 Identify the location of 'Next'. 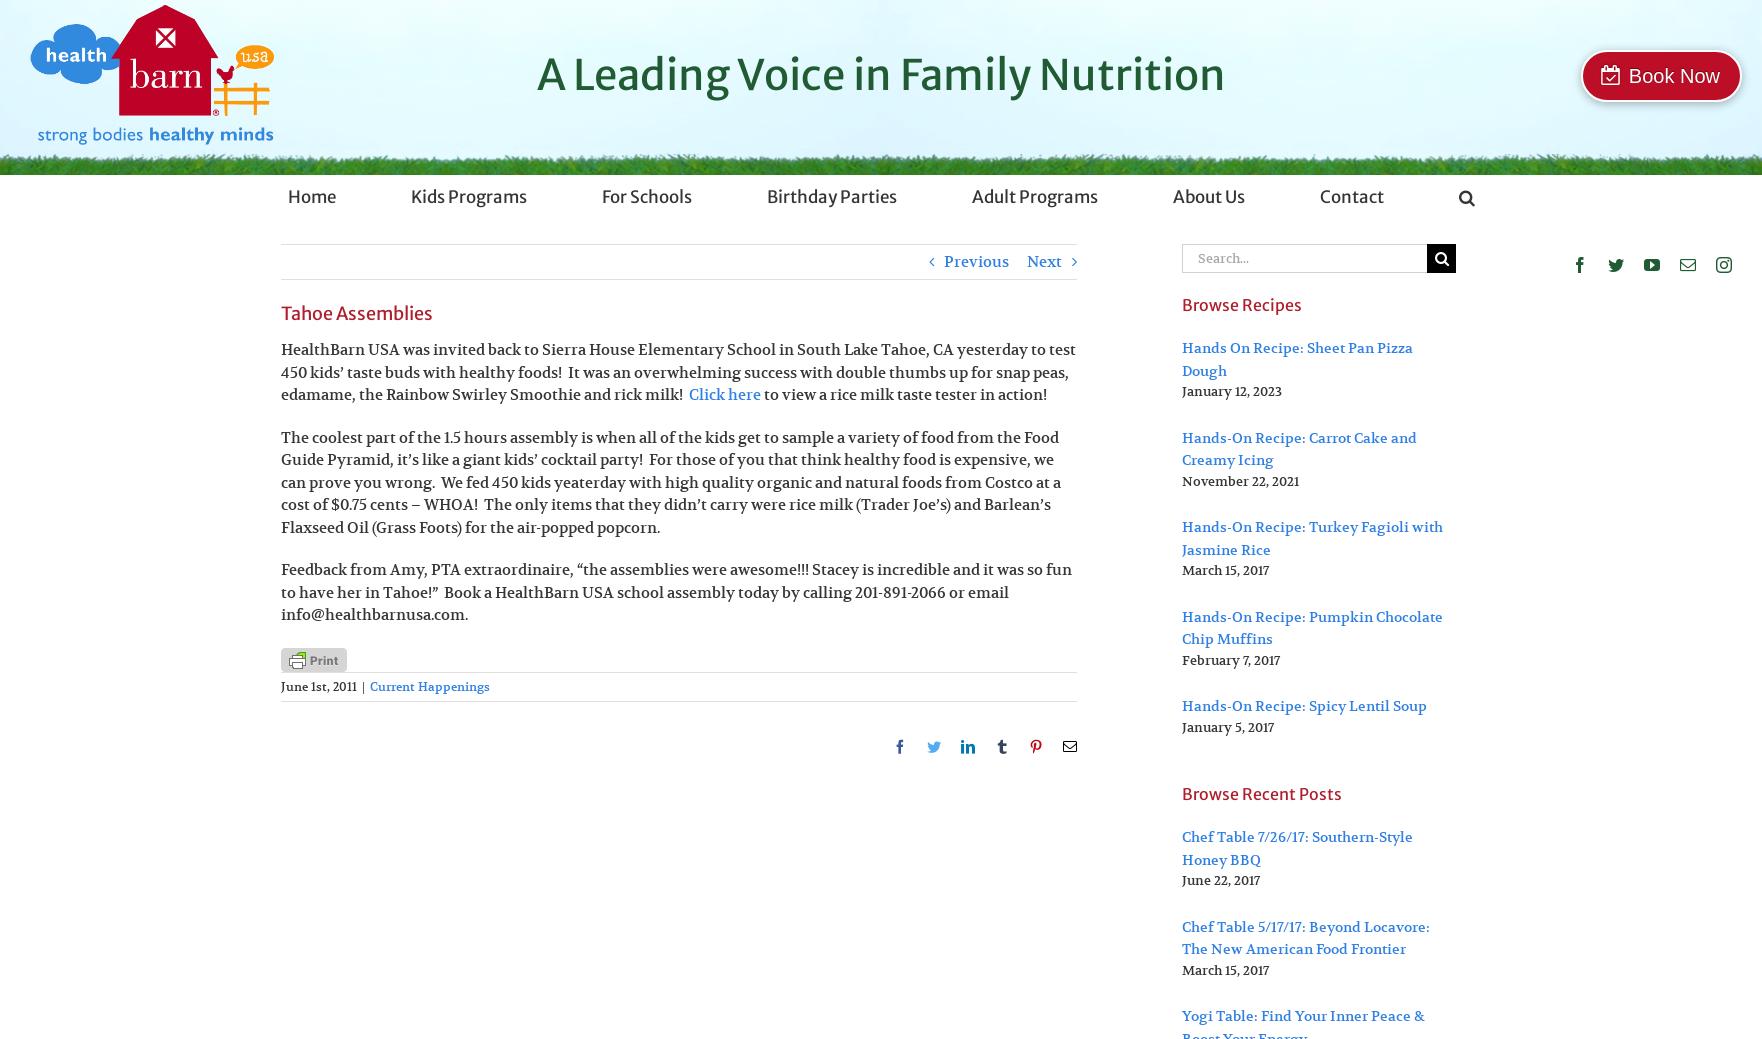
(1044, 261).